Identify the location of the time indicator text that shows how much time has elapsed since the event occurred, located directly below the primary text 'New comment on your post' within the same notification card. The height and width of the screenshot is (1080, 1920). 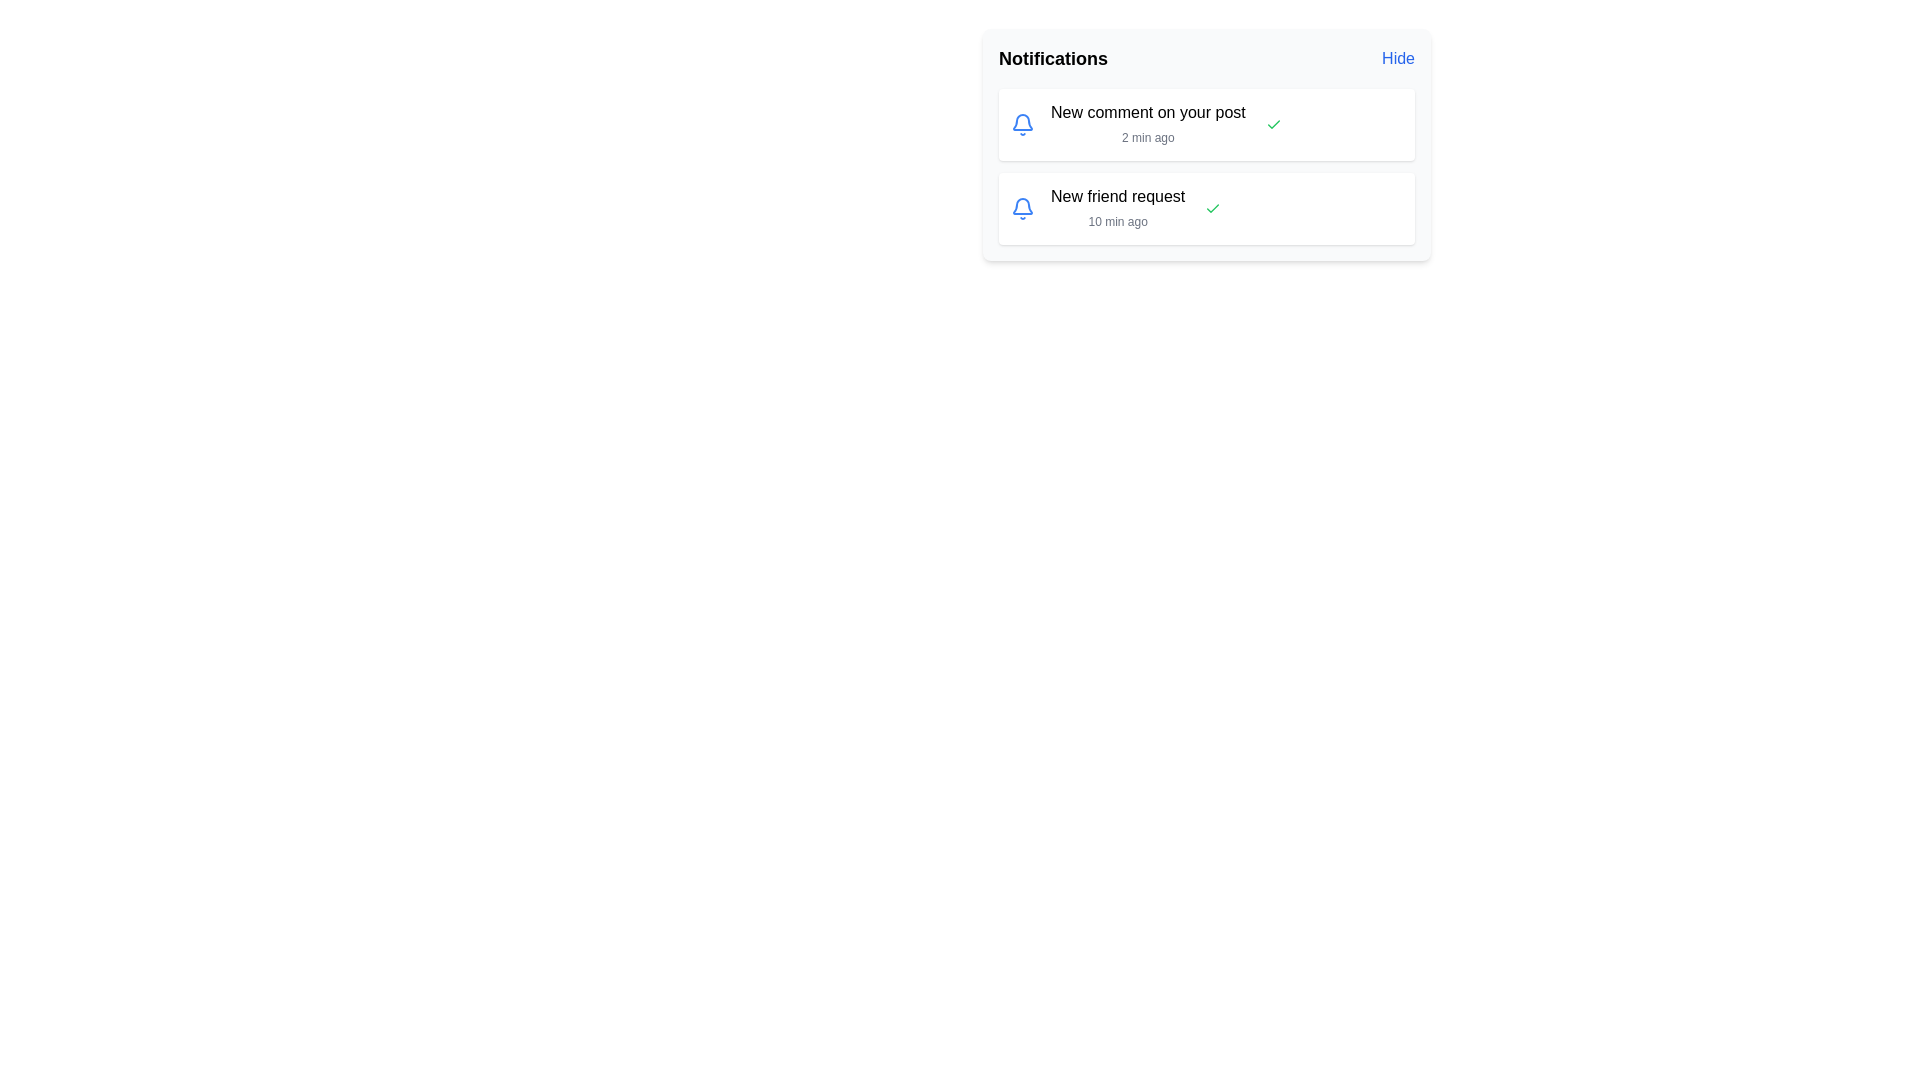
(1148, 137).